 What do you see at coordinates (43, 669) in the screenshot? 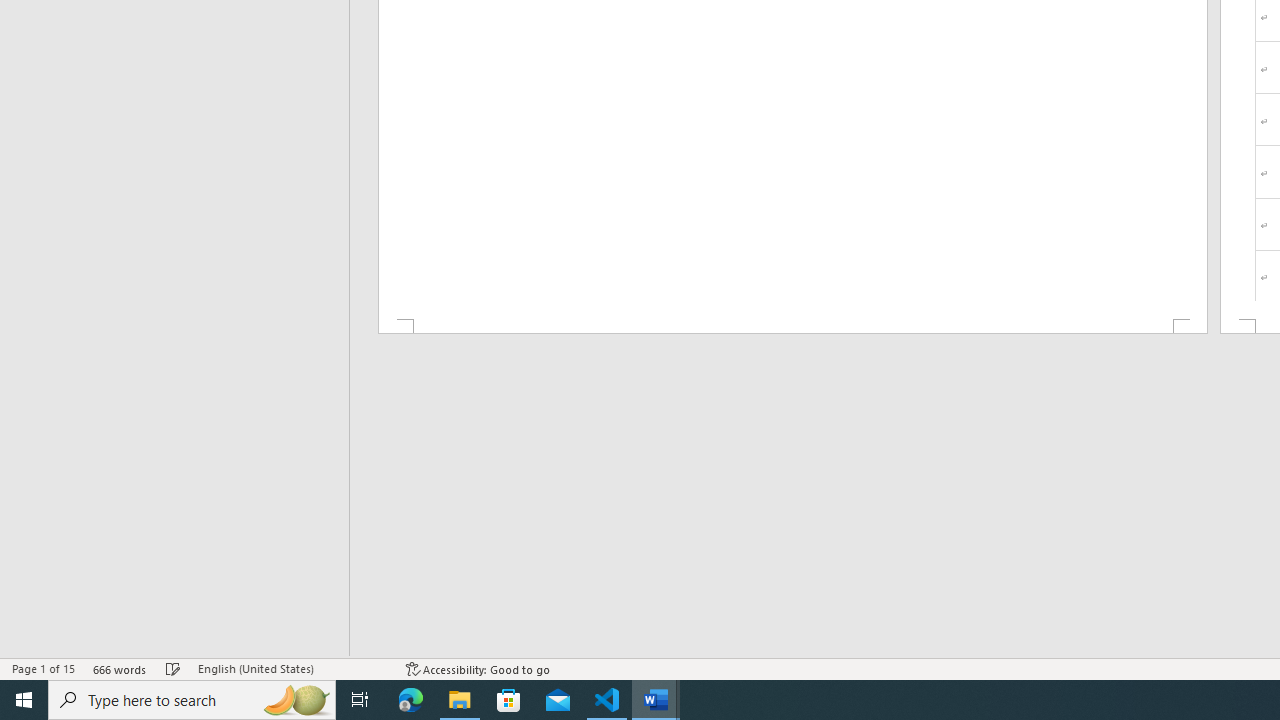
I see `'Page Number Page 1 of 15'` at bounding box center [43, 669].